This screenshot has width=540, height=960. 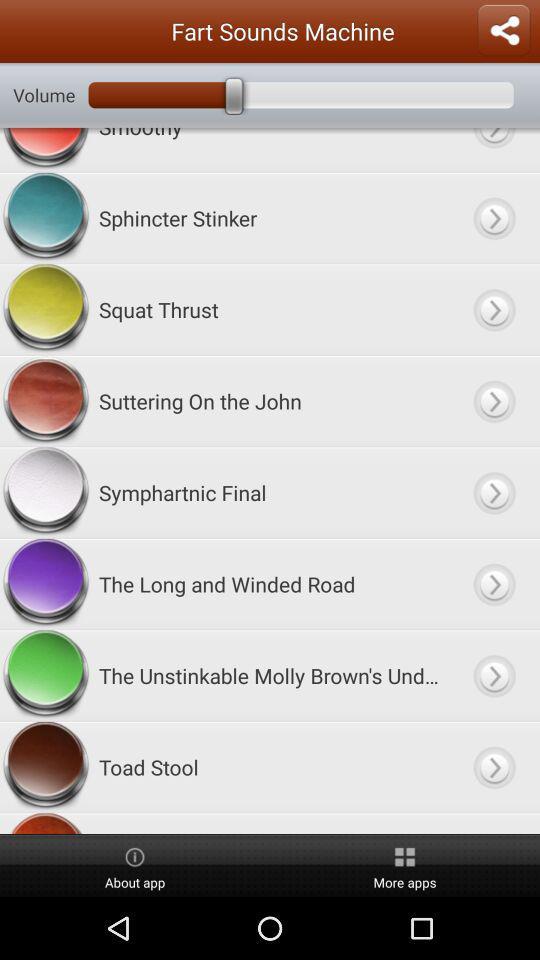 I want to click on the button next to more apps button, so click(x=135, y=865).